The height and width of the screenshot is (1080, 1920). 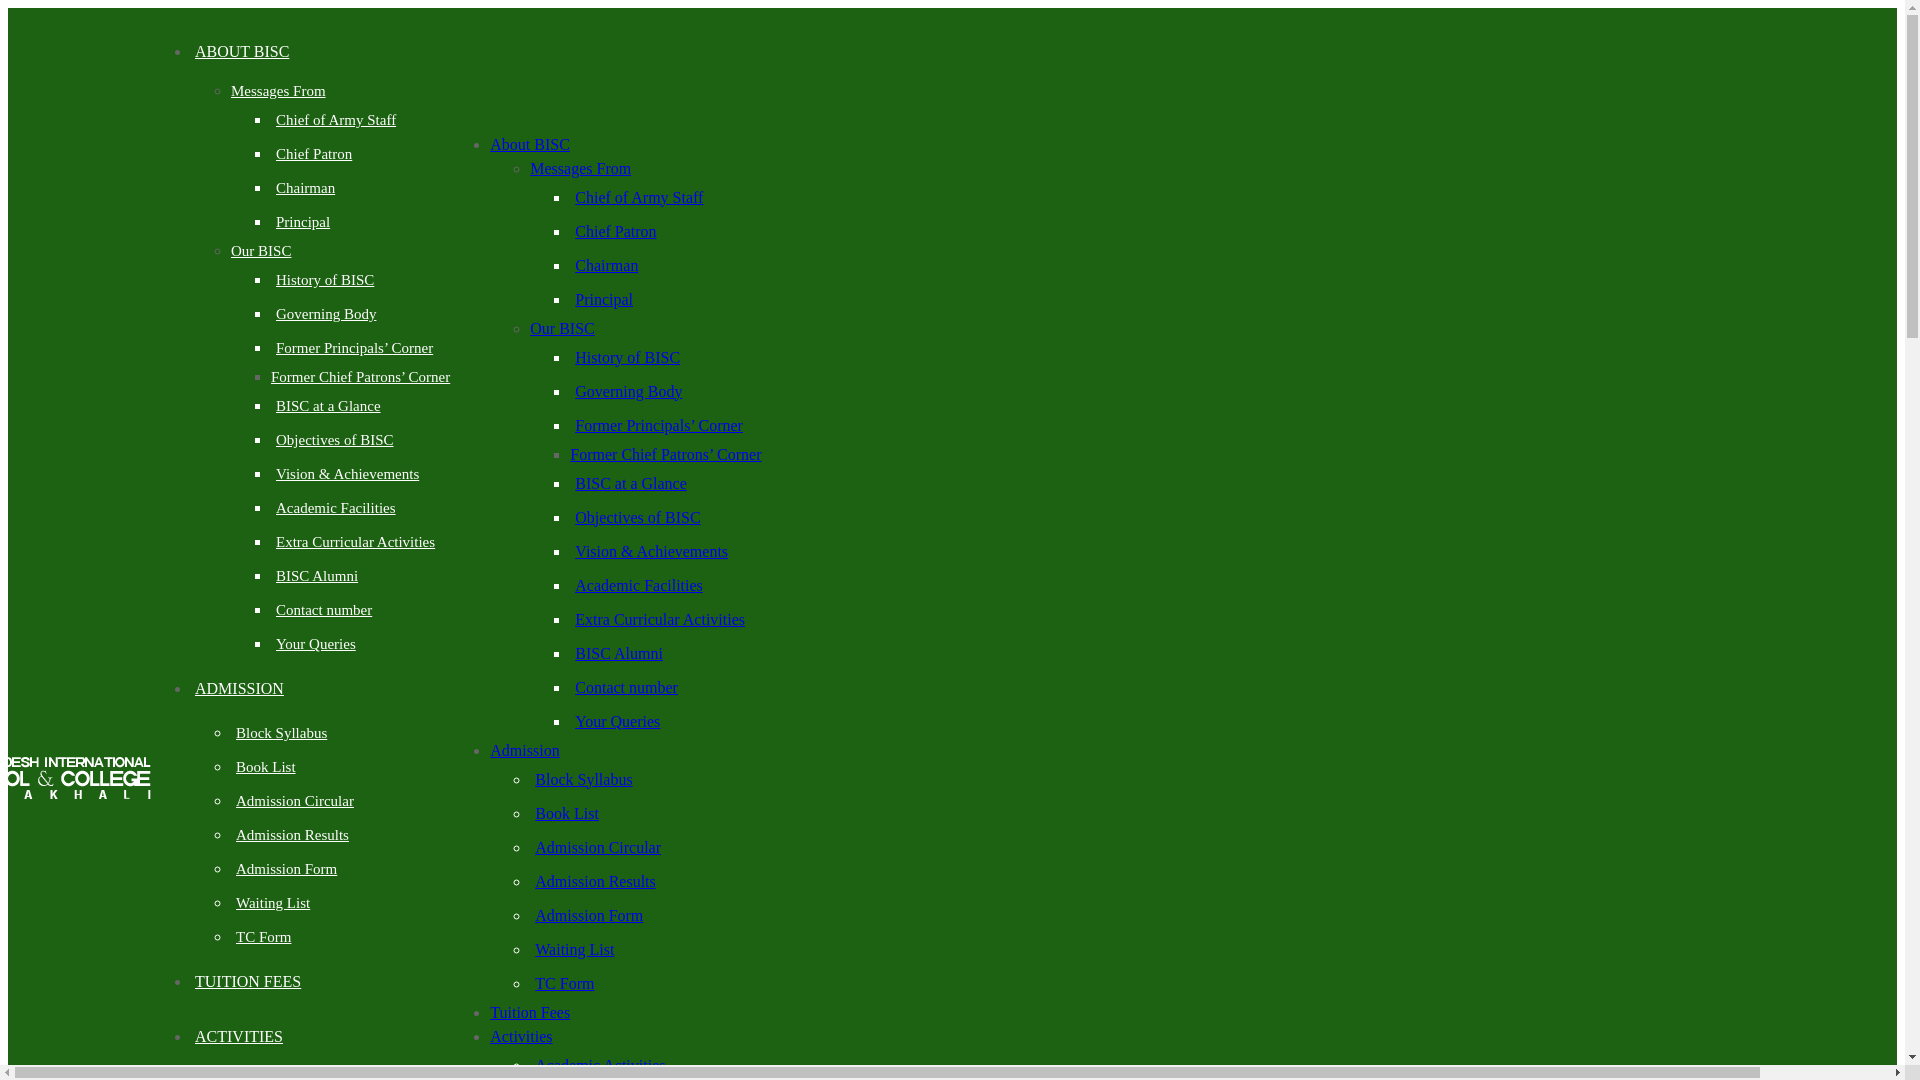 What do you see at coordinates (599, 1063) in the screenshot?
I see `'Academic Activities'` at bounding box center [599, 1063].